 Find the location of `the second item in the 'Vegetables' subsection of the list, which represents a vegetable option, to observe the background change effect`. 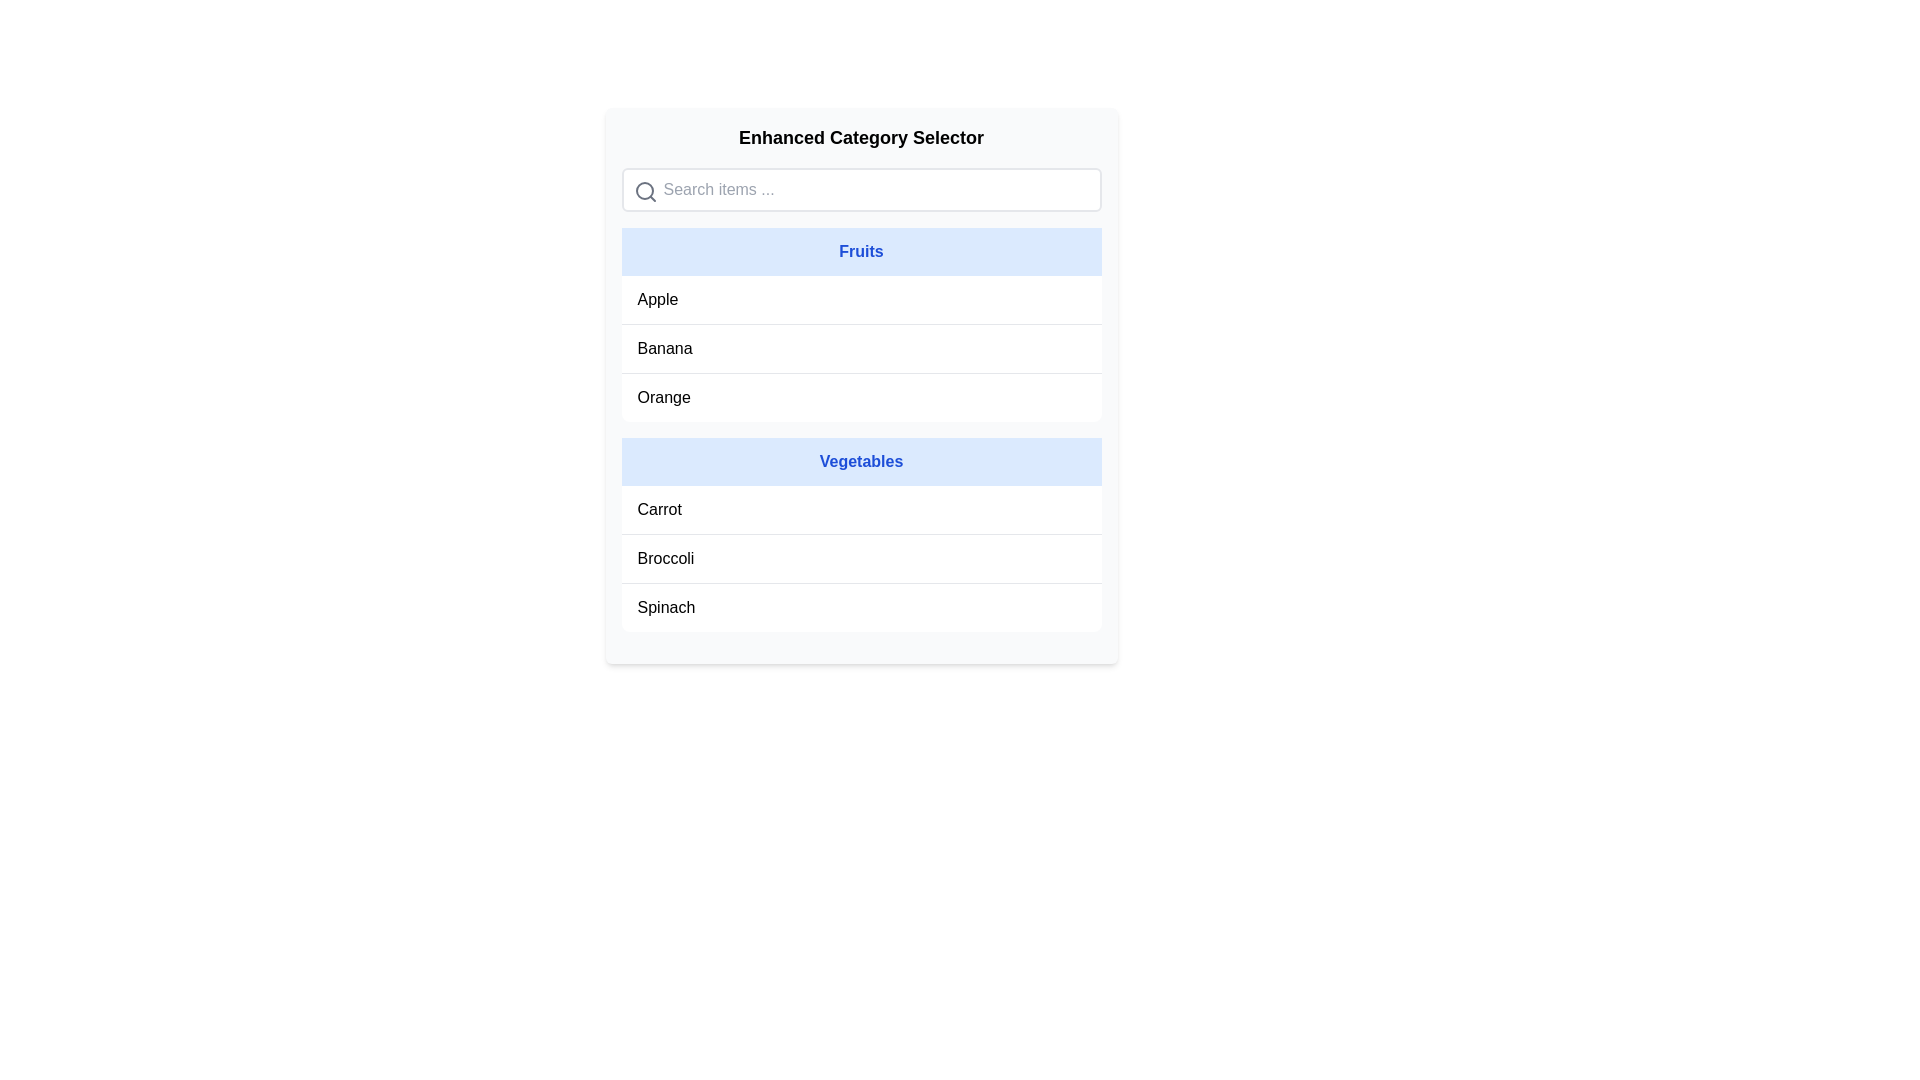

the second item in the 'Vegetables' subsection of the list, which represents a vegetable option, to observe the background change effect is located at coordinates (861, 559).